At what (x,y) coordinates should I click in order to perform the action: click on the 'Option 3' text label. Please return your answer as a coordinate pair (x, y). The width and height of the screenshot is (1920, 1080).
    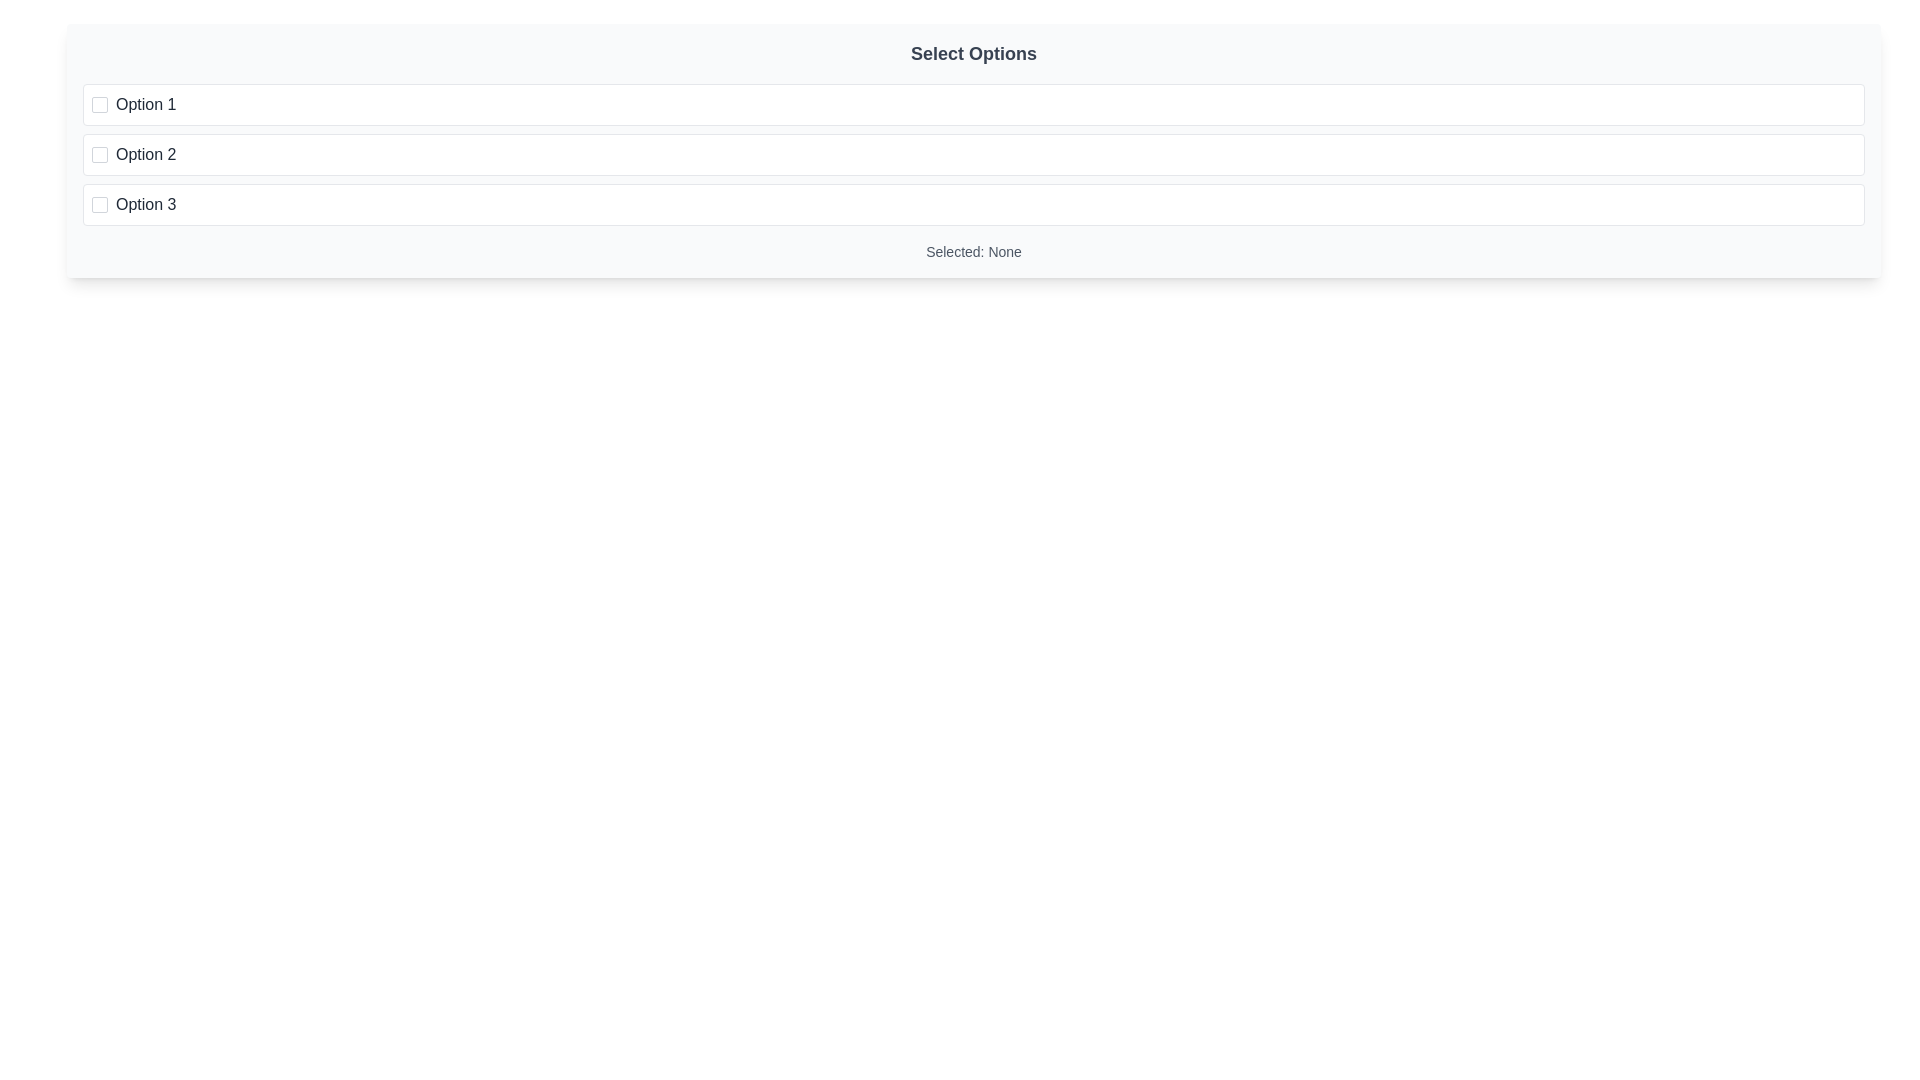
    Looking at the image, I should click on (145, 204).